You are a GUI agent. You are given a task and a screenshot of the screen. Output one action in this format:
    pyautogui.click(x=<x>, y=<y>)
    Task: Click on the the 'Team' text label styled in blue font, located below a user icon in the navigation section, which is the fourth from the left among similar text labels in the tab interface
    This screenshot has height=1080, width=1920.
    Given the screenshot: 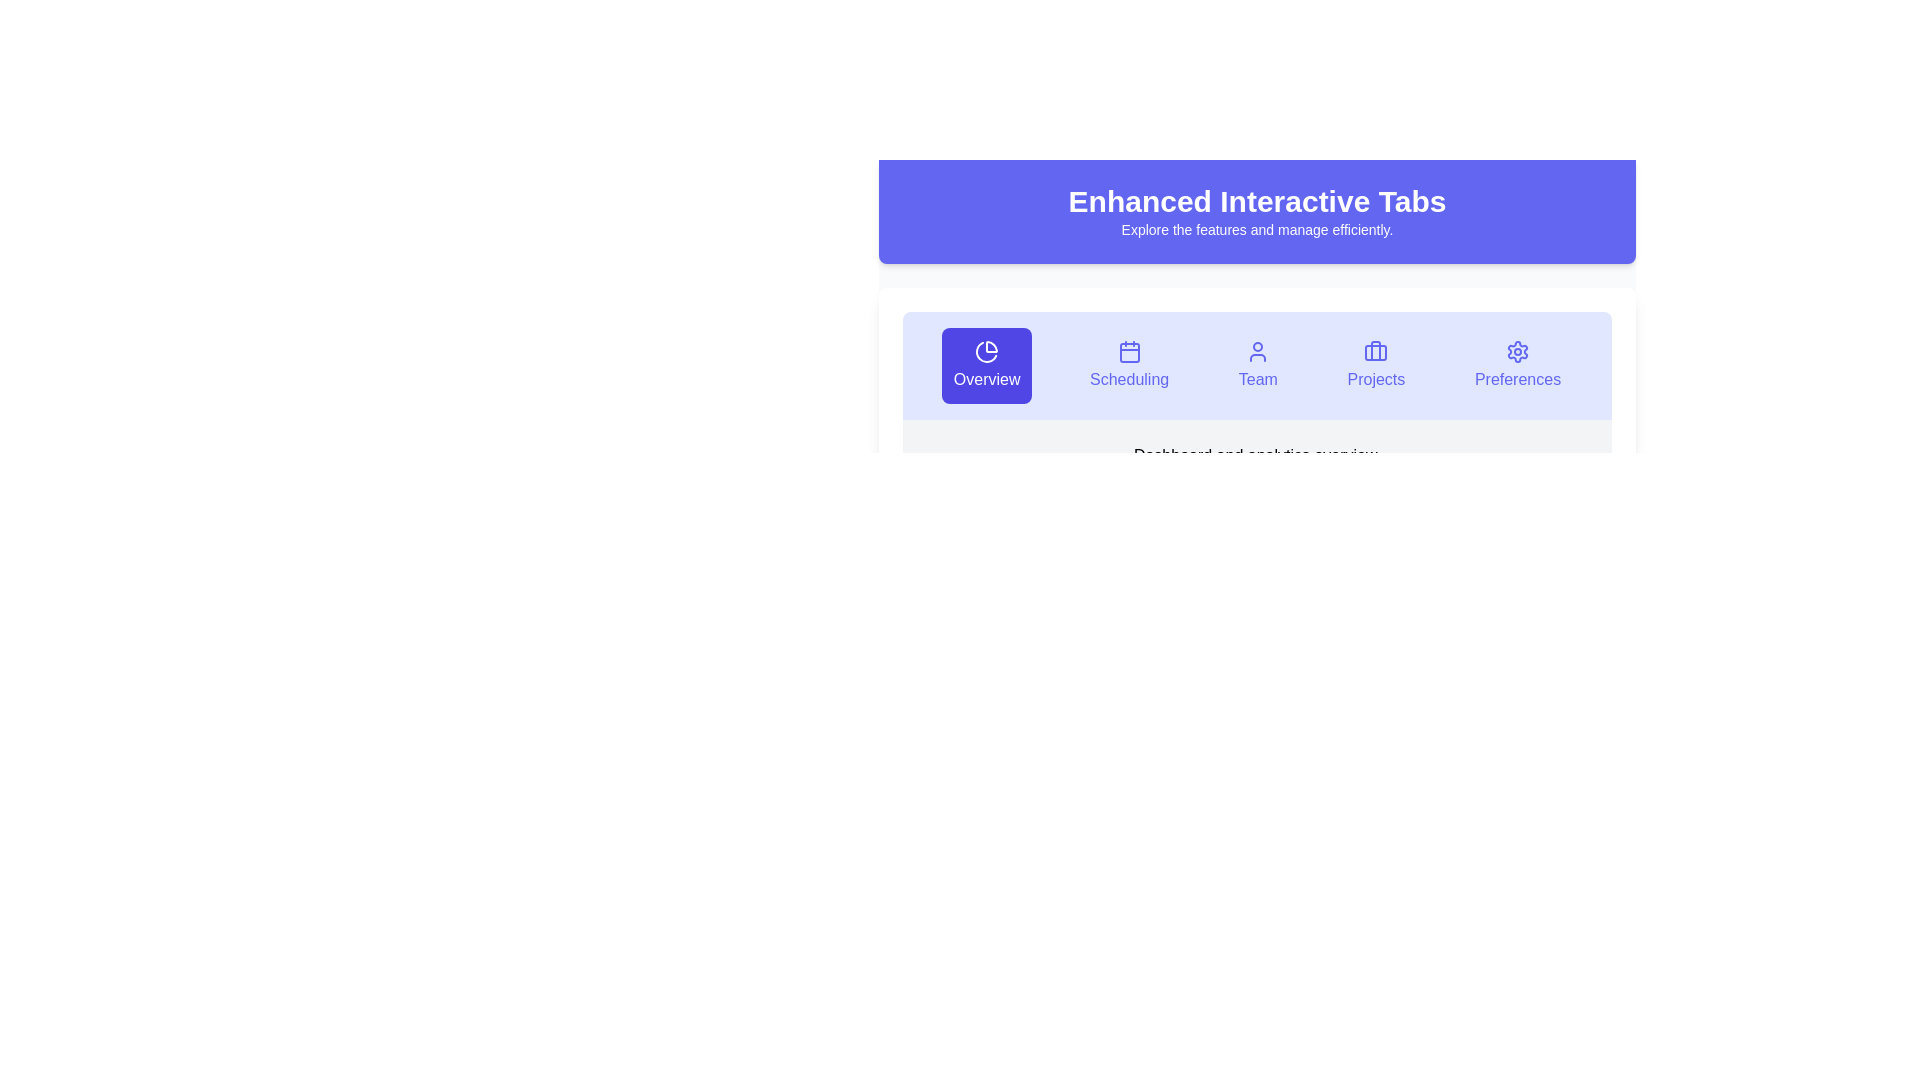 What is the action you would take?
    pyautogui.click(x=1256, y=380)
    